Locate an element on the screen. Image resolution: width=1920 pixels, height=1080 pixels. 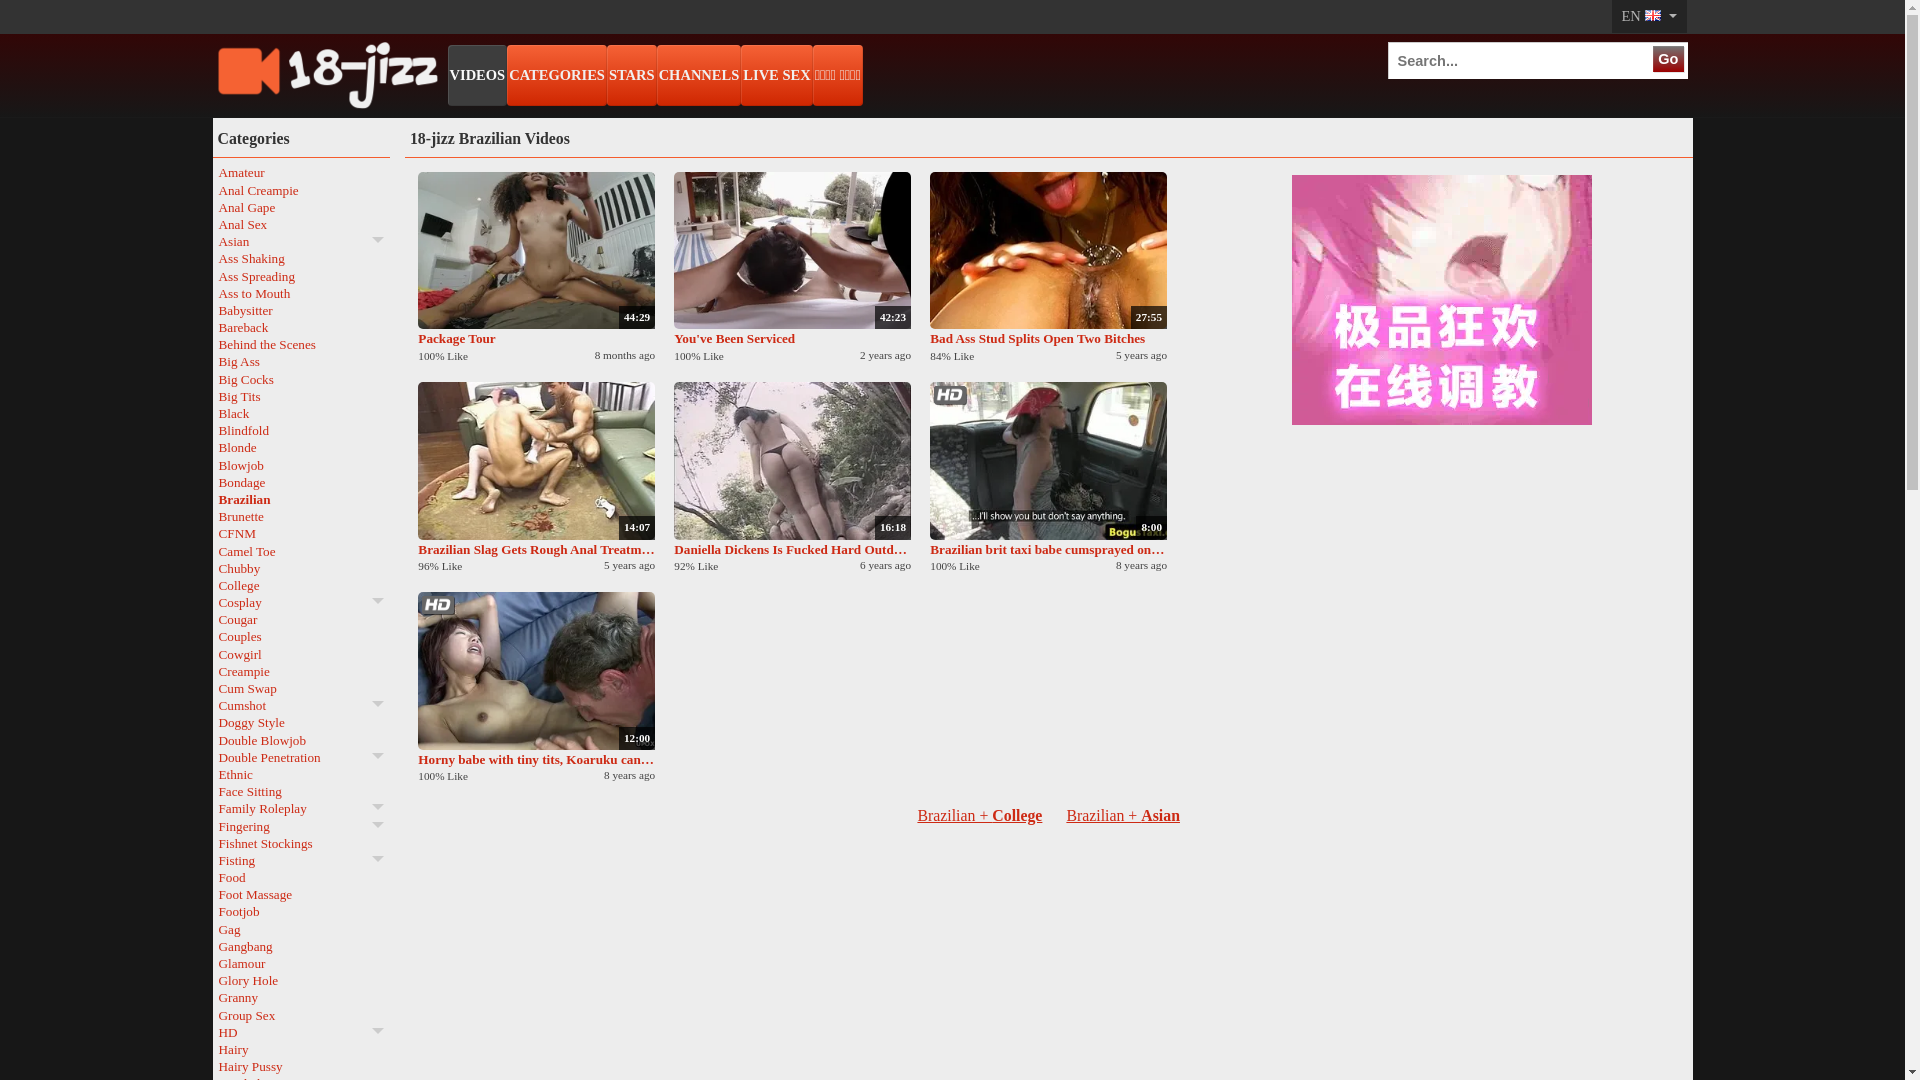
'CHANNELS' is located at coordinates (699, 74).